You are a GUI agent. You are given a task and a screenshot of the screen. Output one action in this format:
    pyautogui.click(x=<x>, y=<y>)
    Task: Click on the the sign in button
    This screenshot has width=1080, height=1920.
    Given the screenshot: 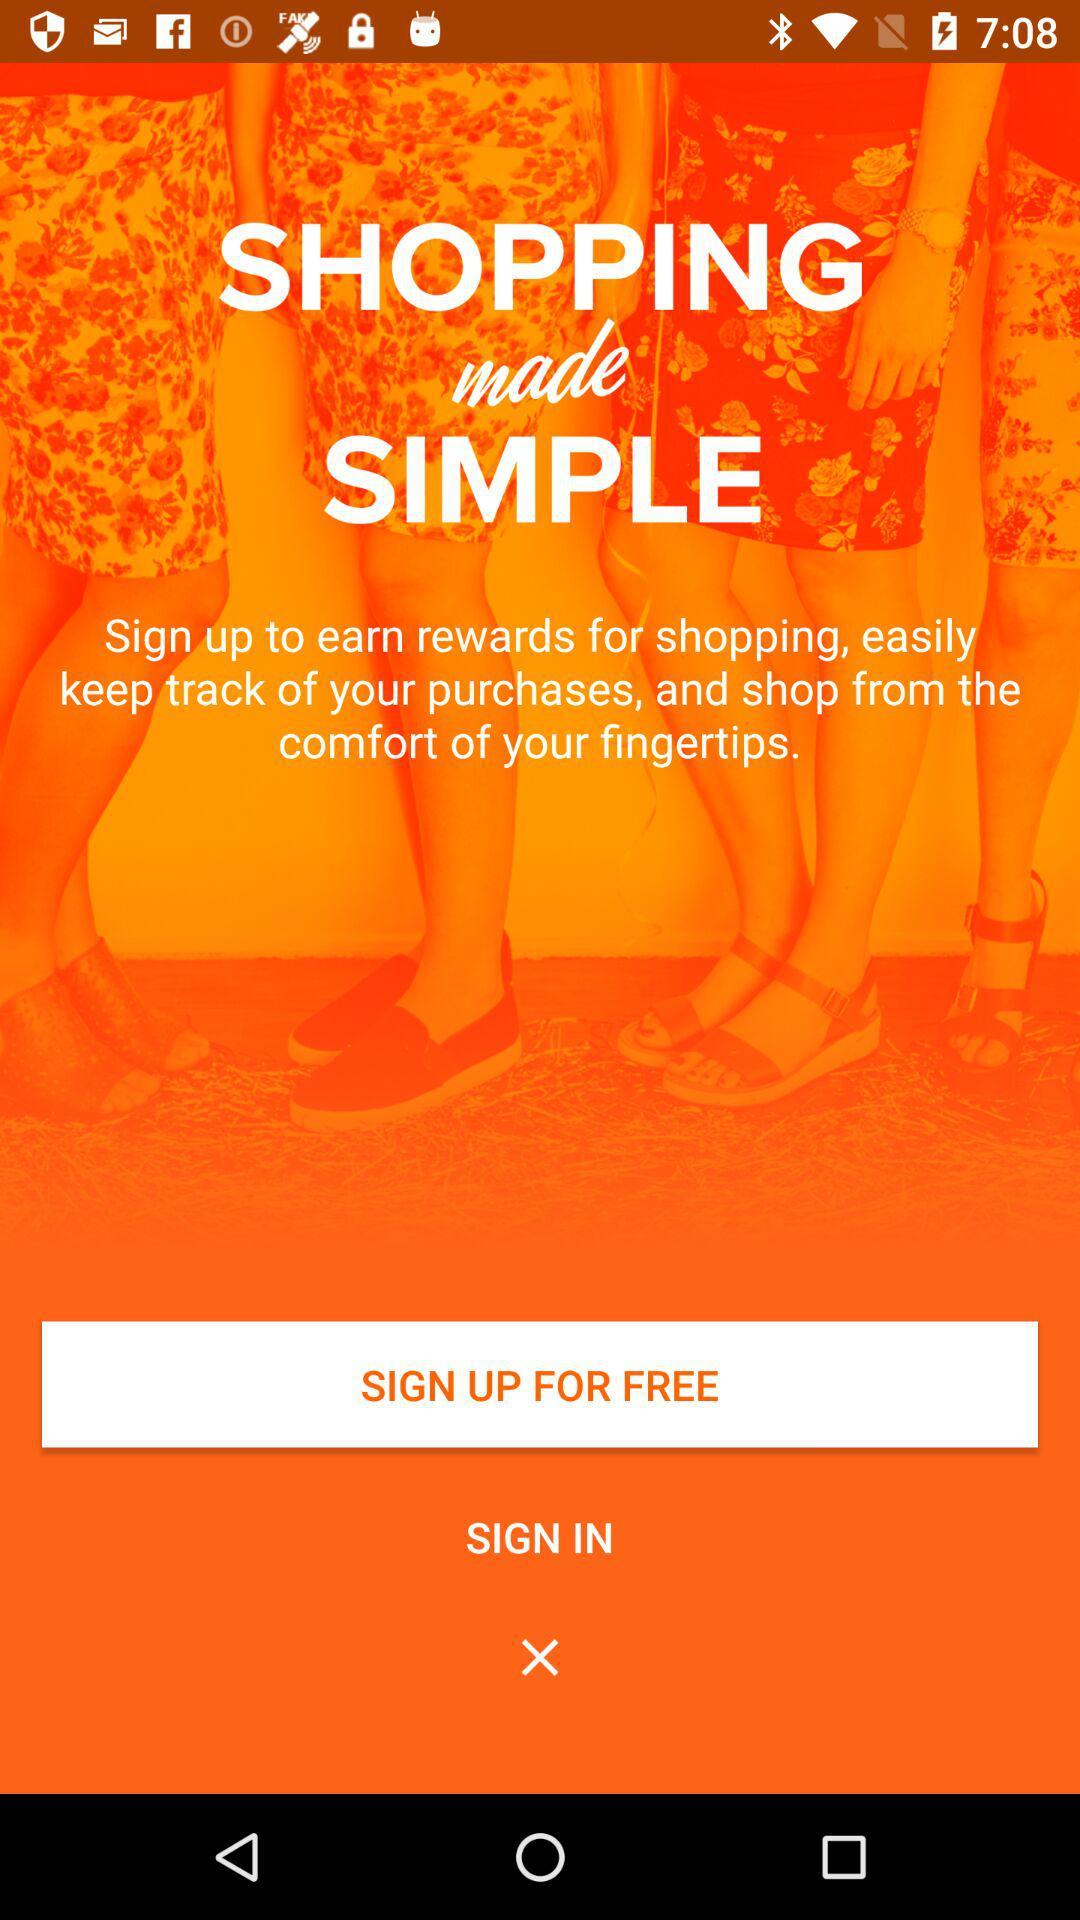 What is the action you would take?
    pyautogui.click(x=540, y=1535)
    